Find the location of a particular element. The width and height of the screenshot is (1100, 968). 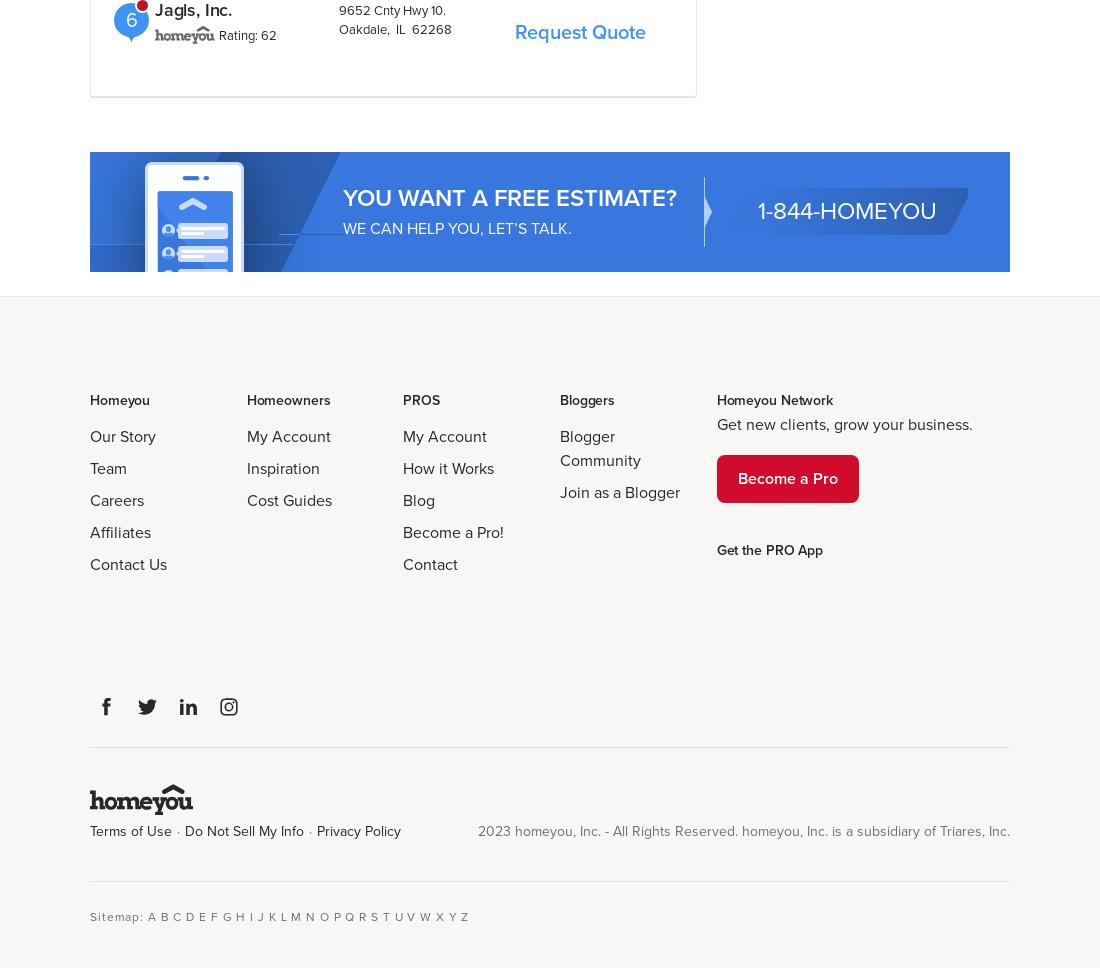

'I' is located at coordinates (252, 916).